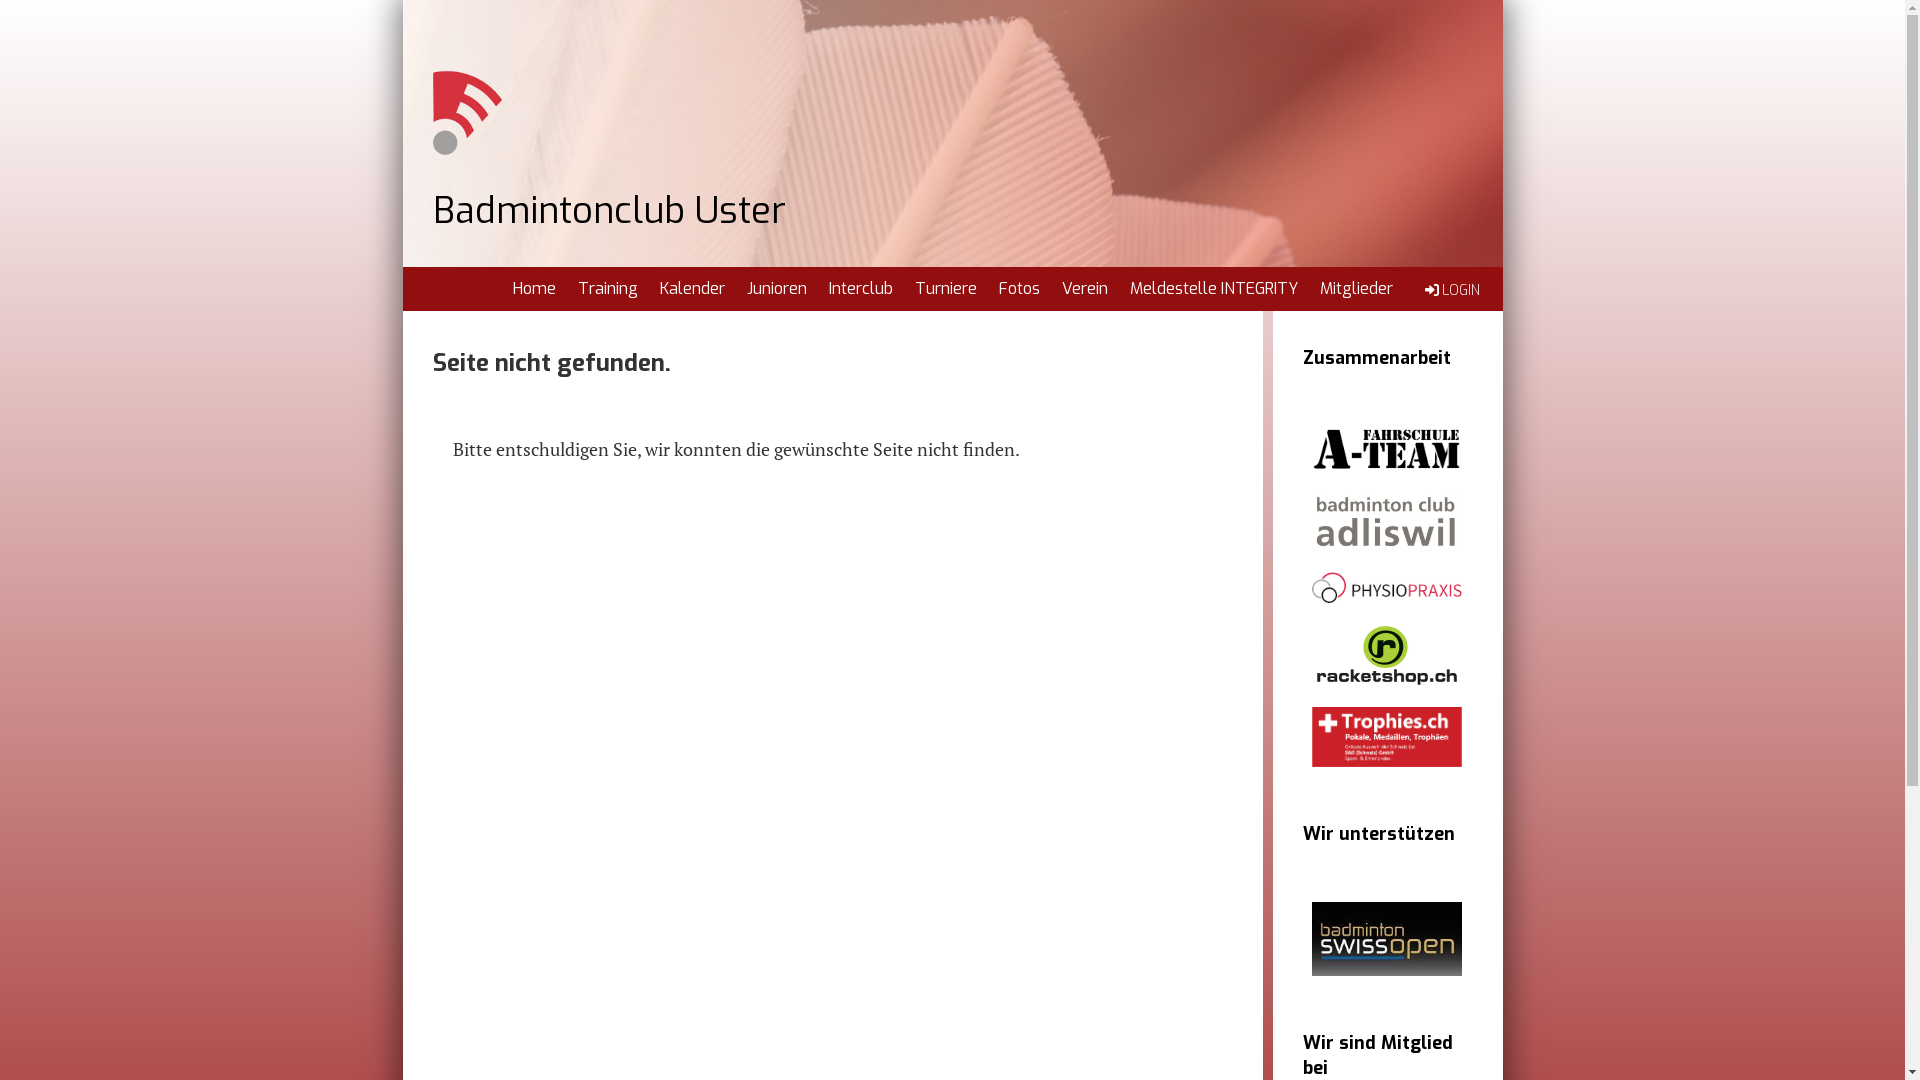 The image size is (1920, 1080). I want to click on 'Meldestelle INTEGRITY', so click(1212, 289).